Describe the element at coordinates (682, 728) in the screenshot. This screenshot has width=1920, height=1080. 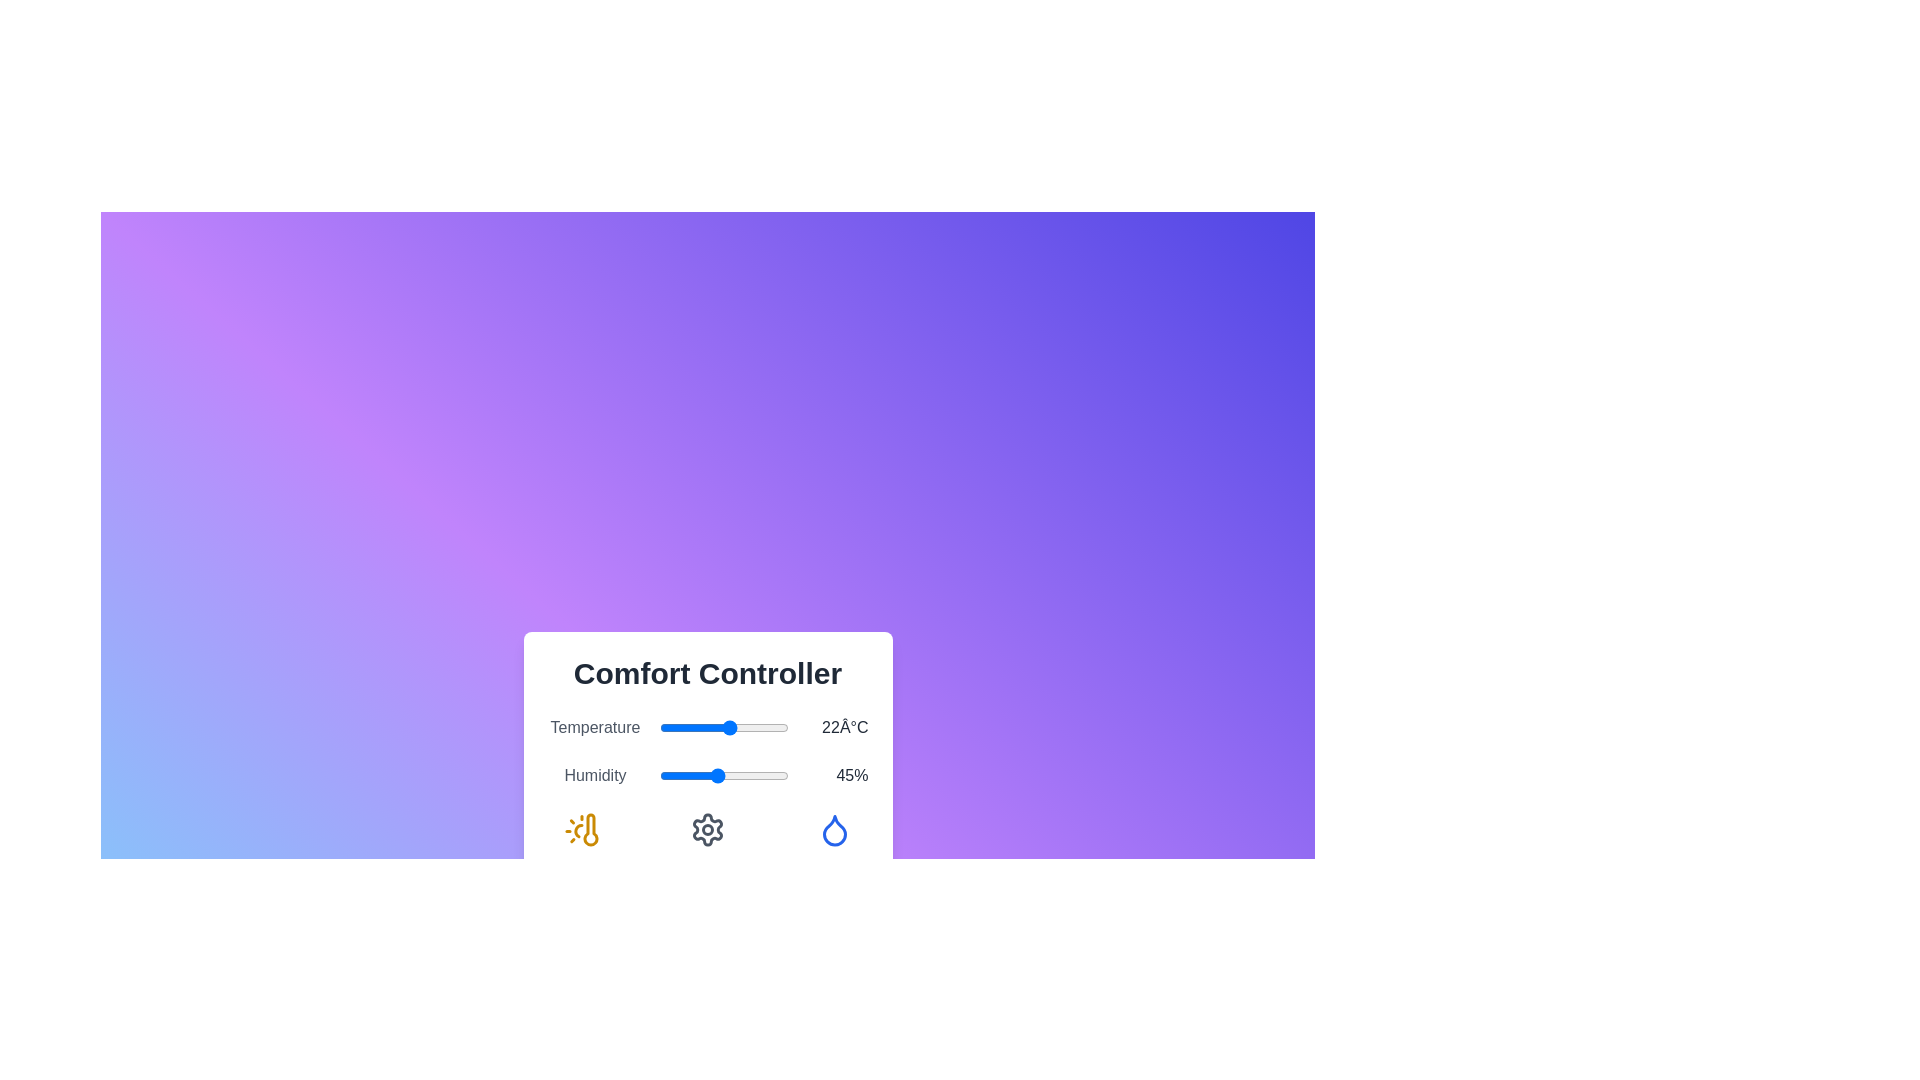
I see `the temperature slider to 7°C` at that location.